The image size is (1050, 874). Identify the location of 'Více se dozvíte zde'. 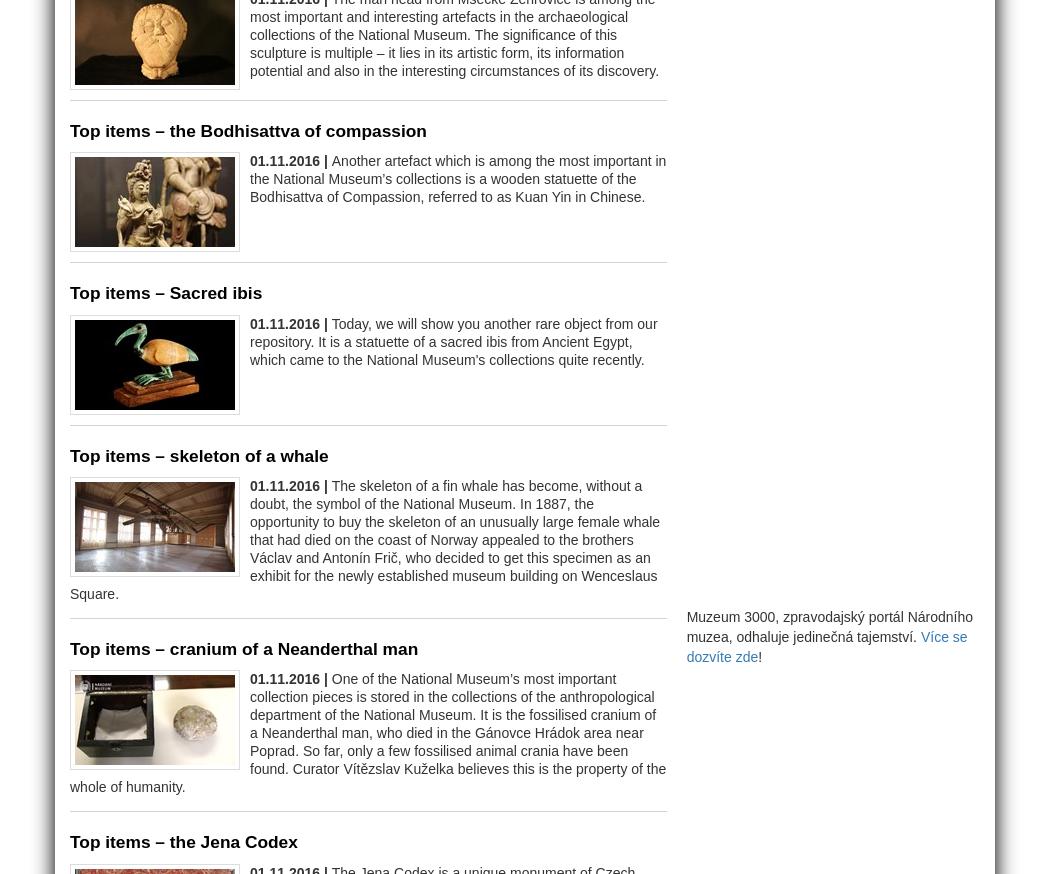
(826, 644).